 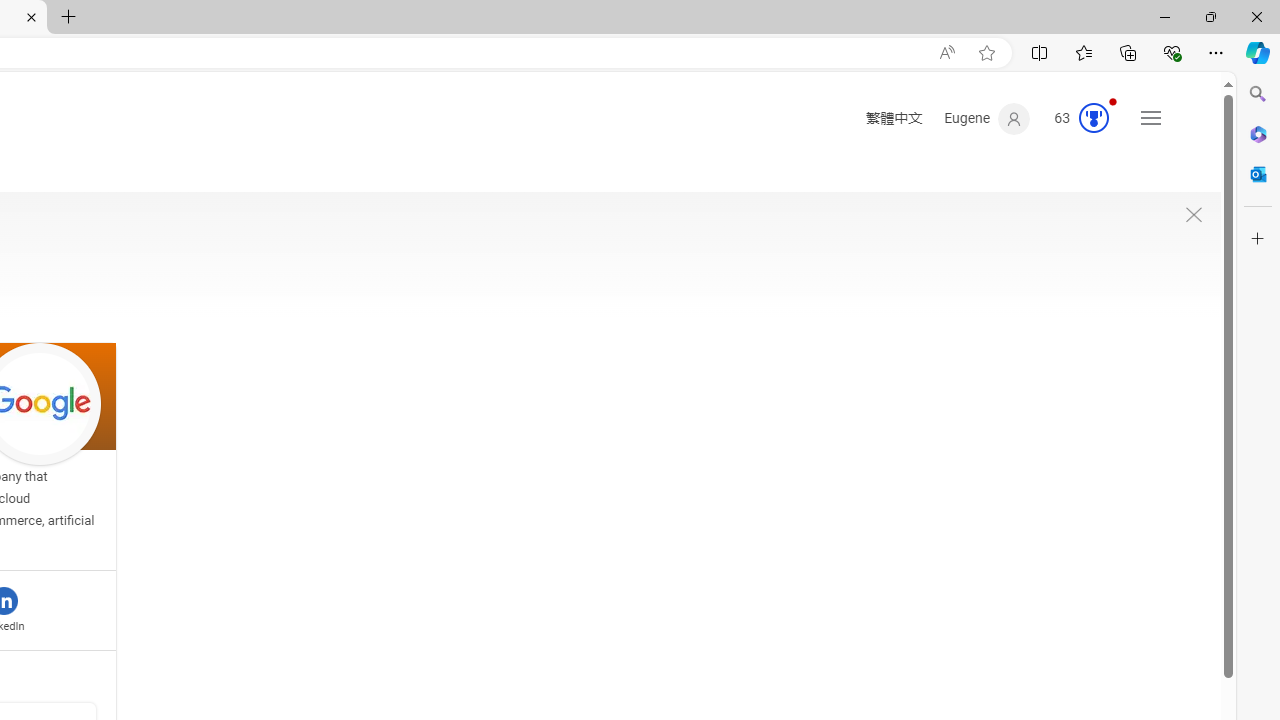 I want to click on 'AutomationID: rh_meter', so click(x=1092, y=118).